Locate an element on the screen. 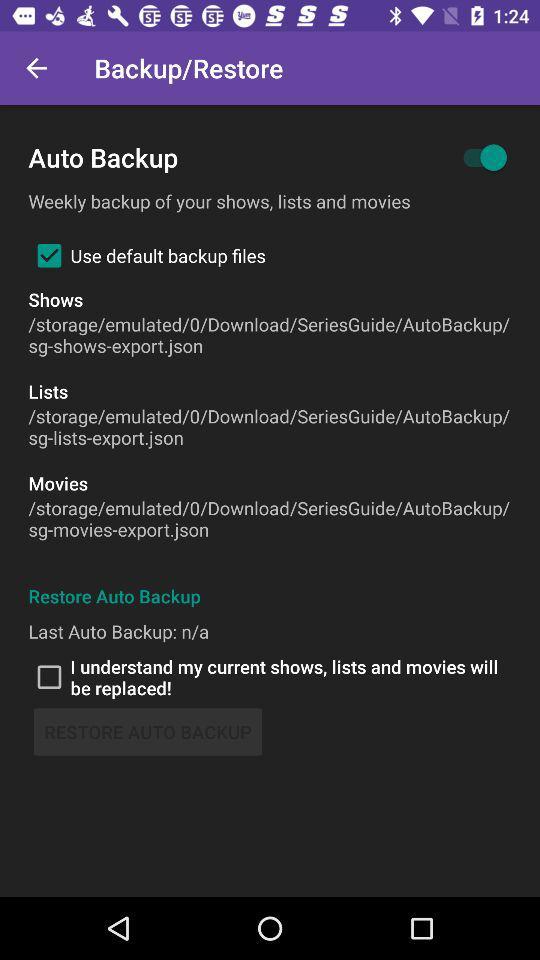  the icon below the weekly backup of is located at coordinates (146, 254).